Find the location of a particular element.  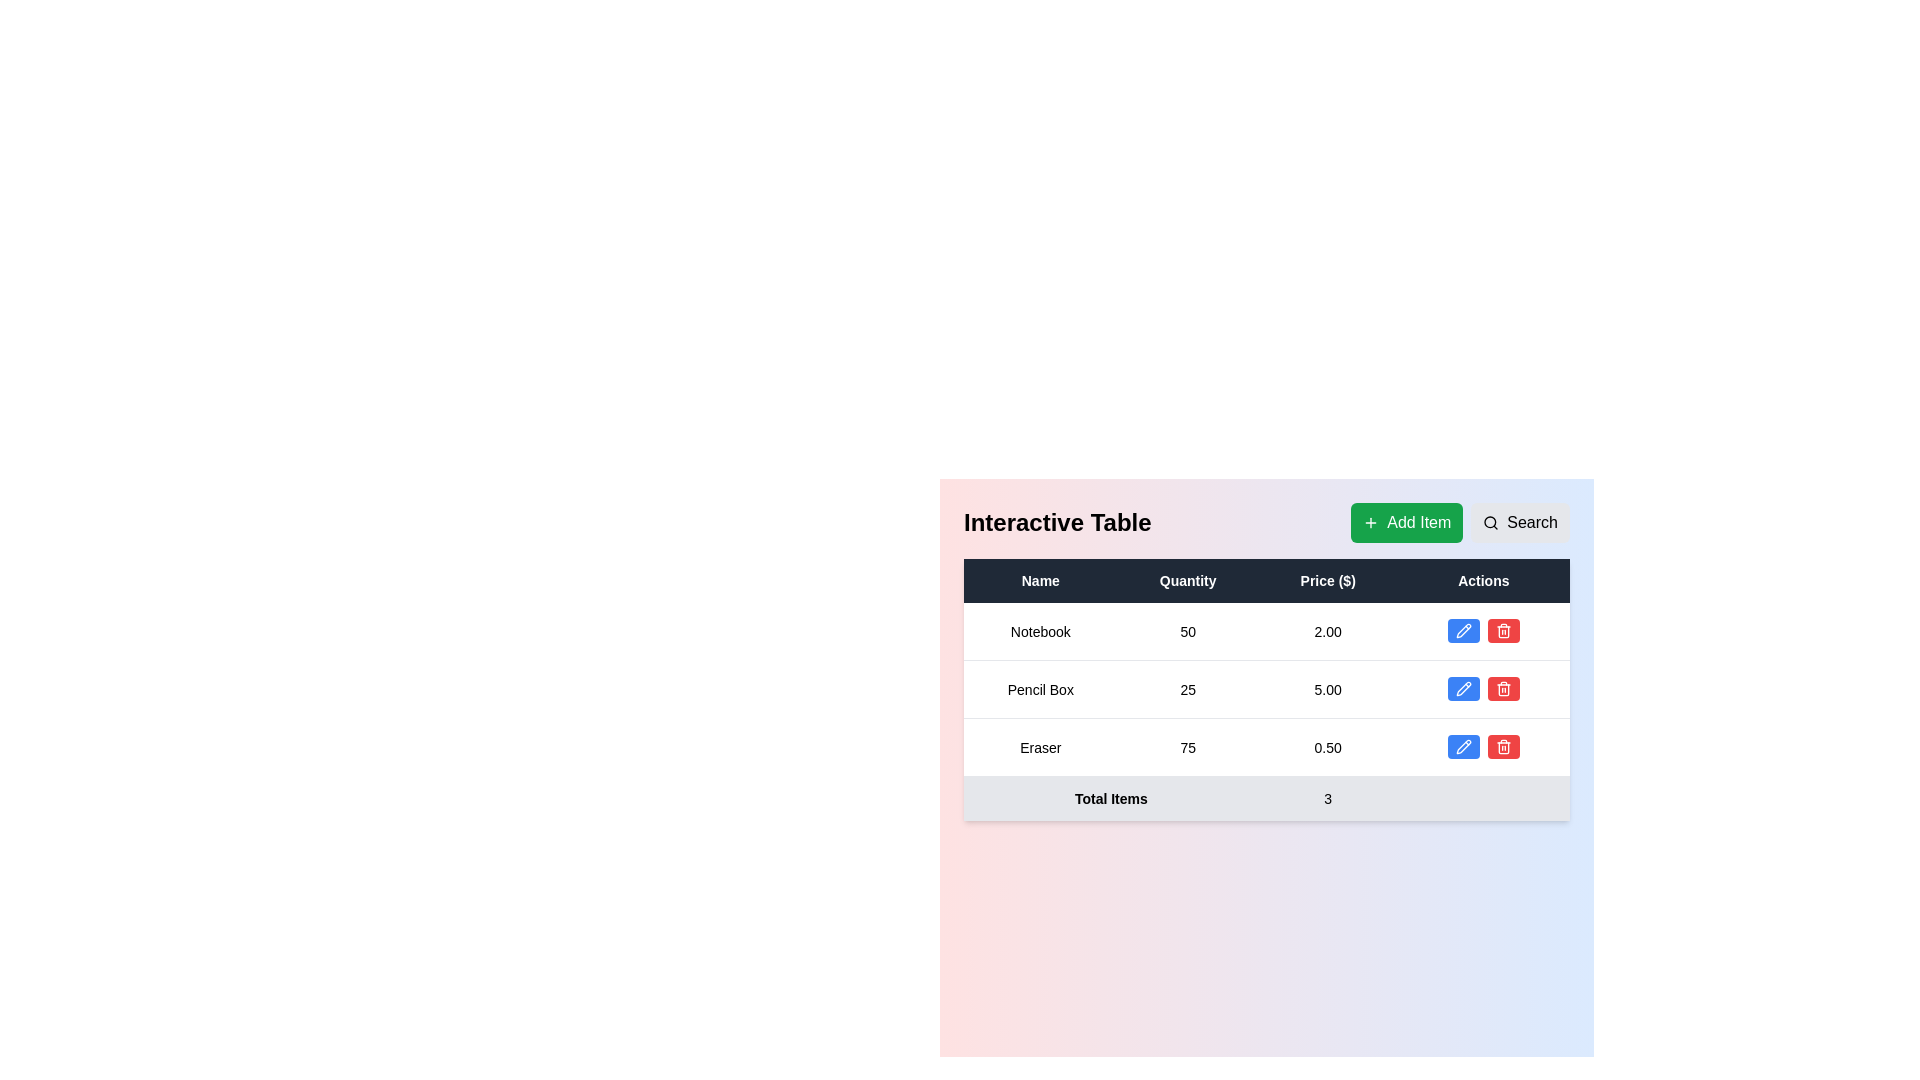

the delete IconButton located in the 'Actions' column of the interactive table next to the blue pencil icon to initiate the delete action is located at coordinates (1503, 631).